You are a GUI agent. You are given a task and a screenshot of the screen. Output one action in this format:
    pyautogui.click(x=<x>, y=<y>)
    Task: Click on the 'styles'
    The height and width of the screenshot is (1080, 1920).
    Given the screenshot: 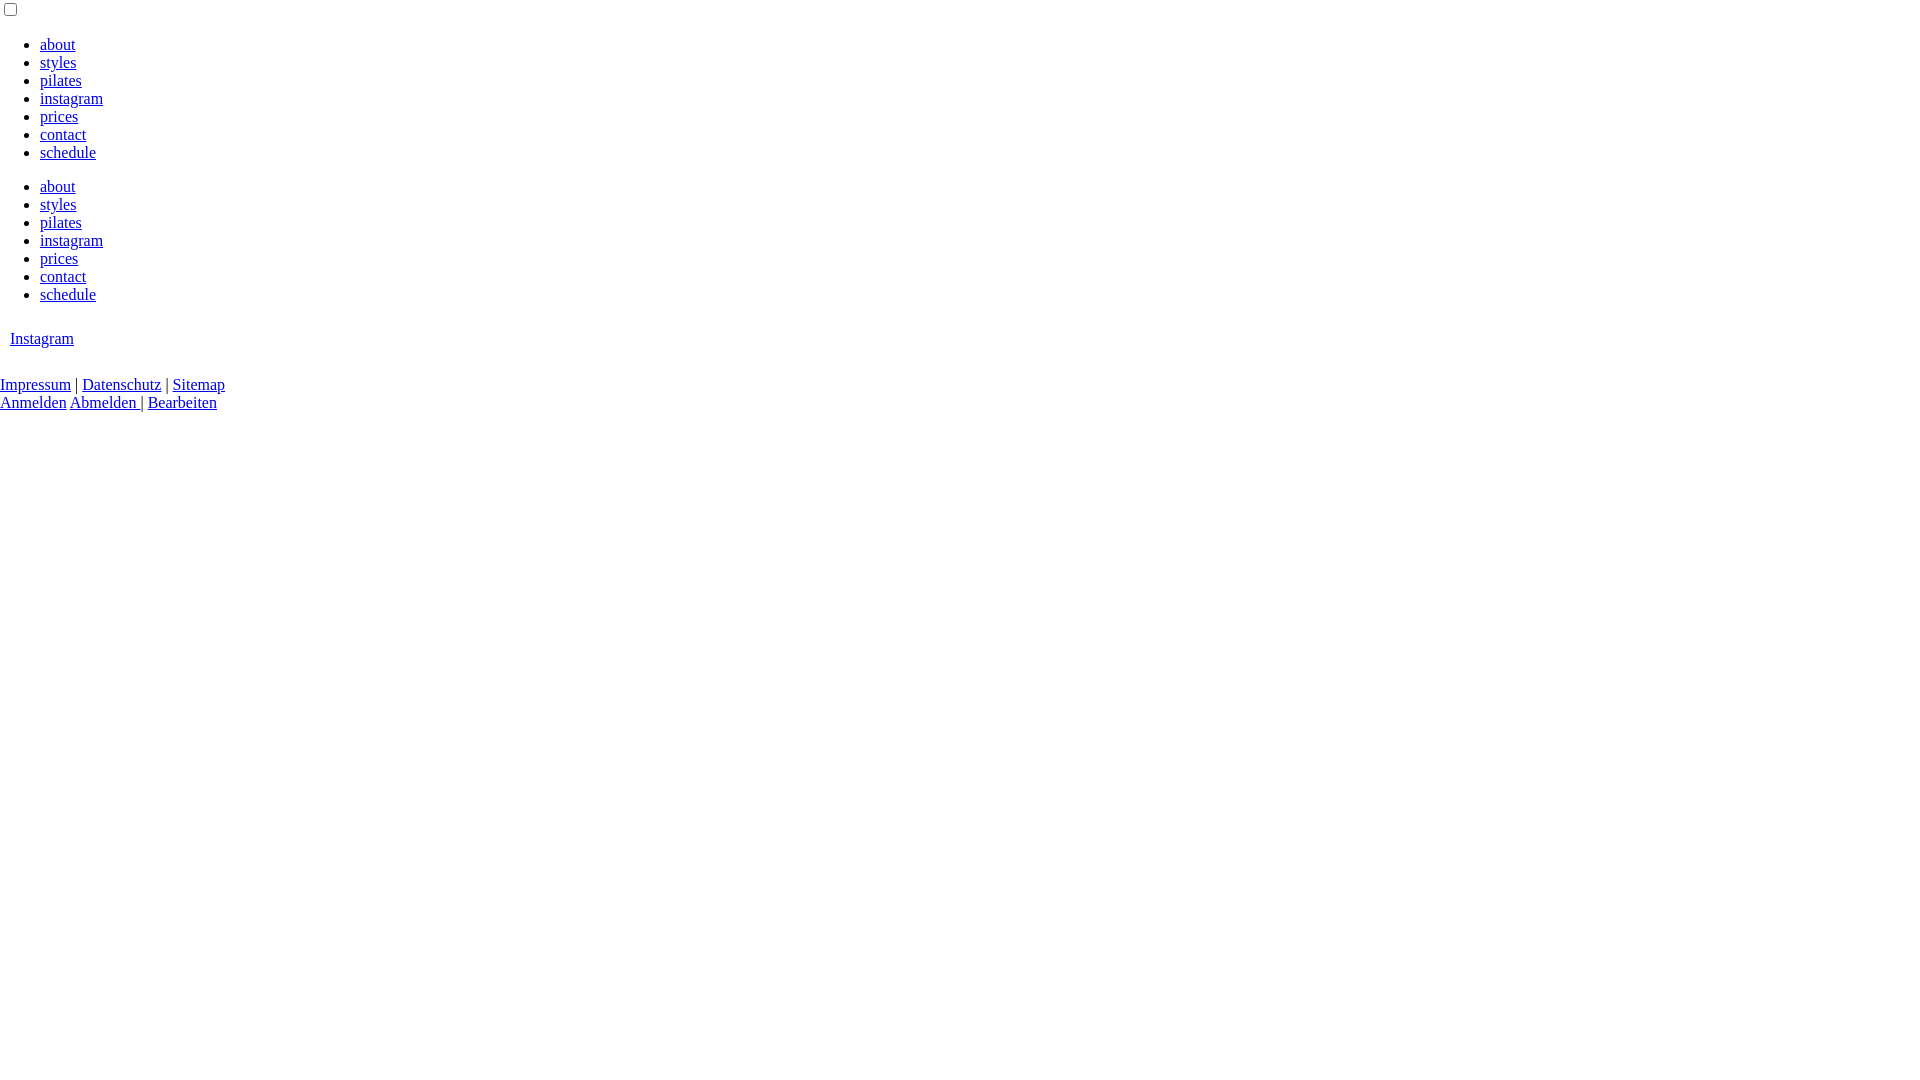 What is the action you would take?
    pyautogui.click(x=57, y=204)
    